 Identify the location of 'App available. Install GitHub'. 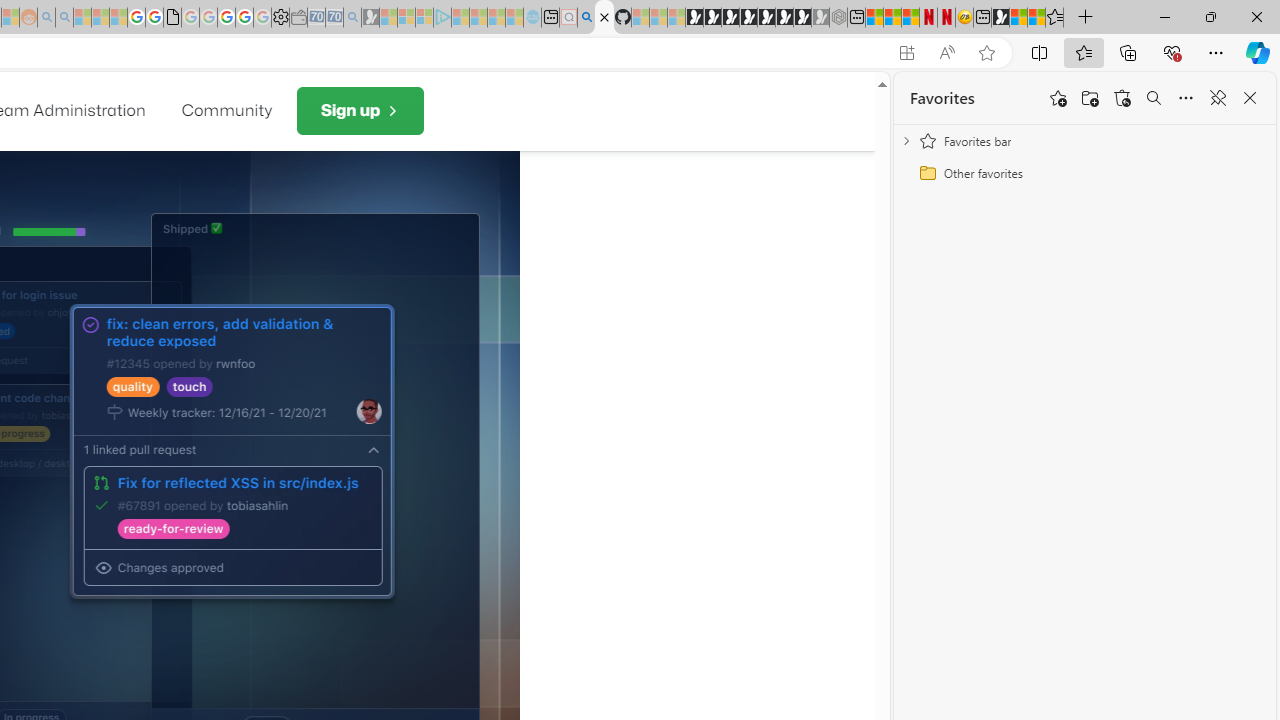
(905, 52).